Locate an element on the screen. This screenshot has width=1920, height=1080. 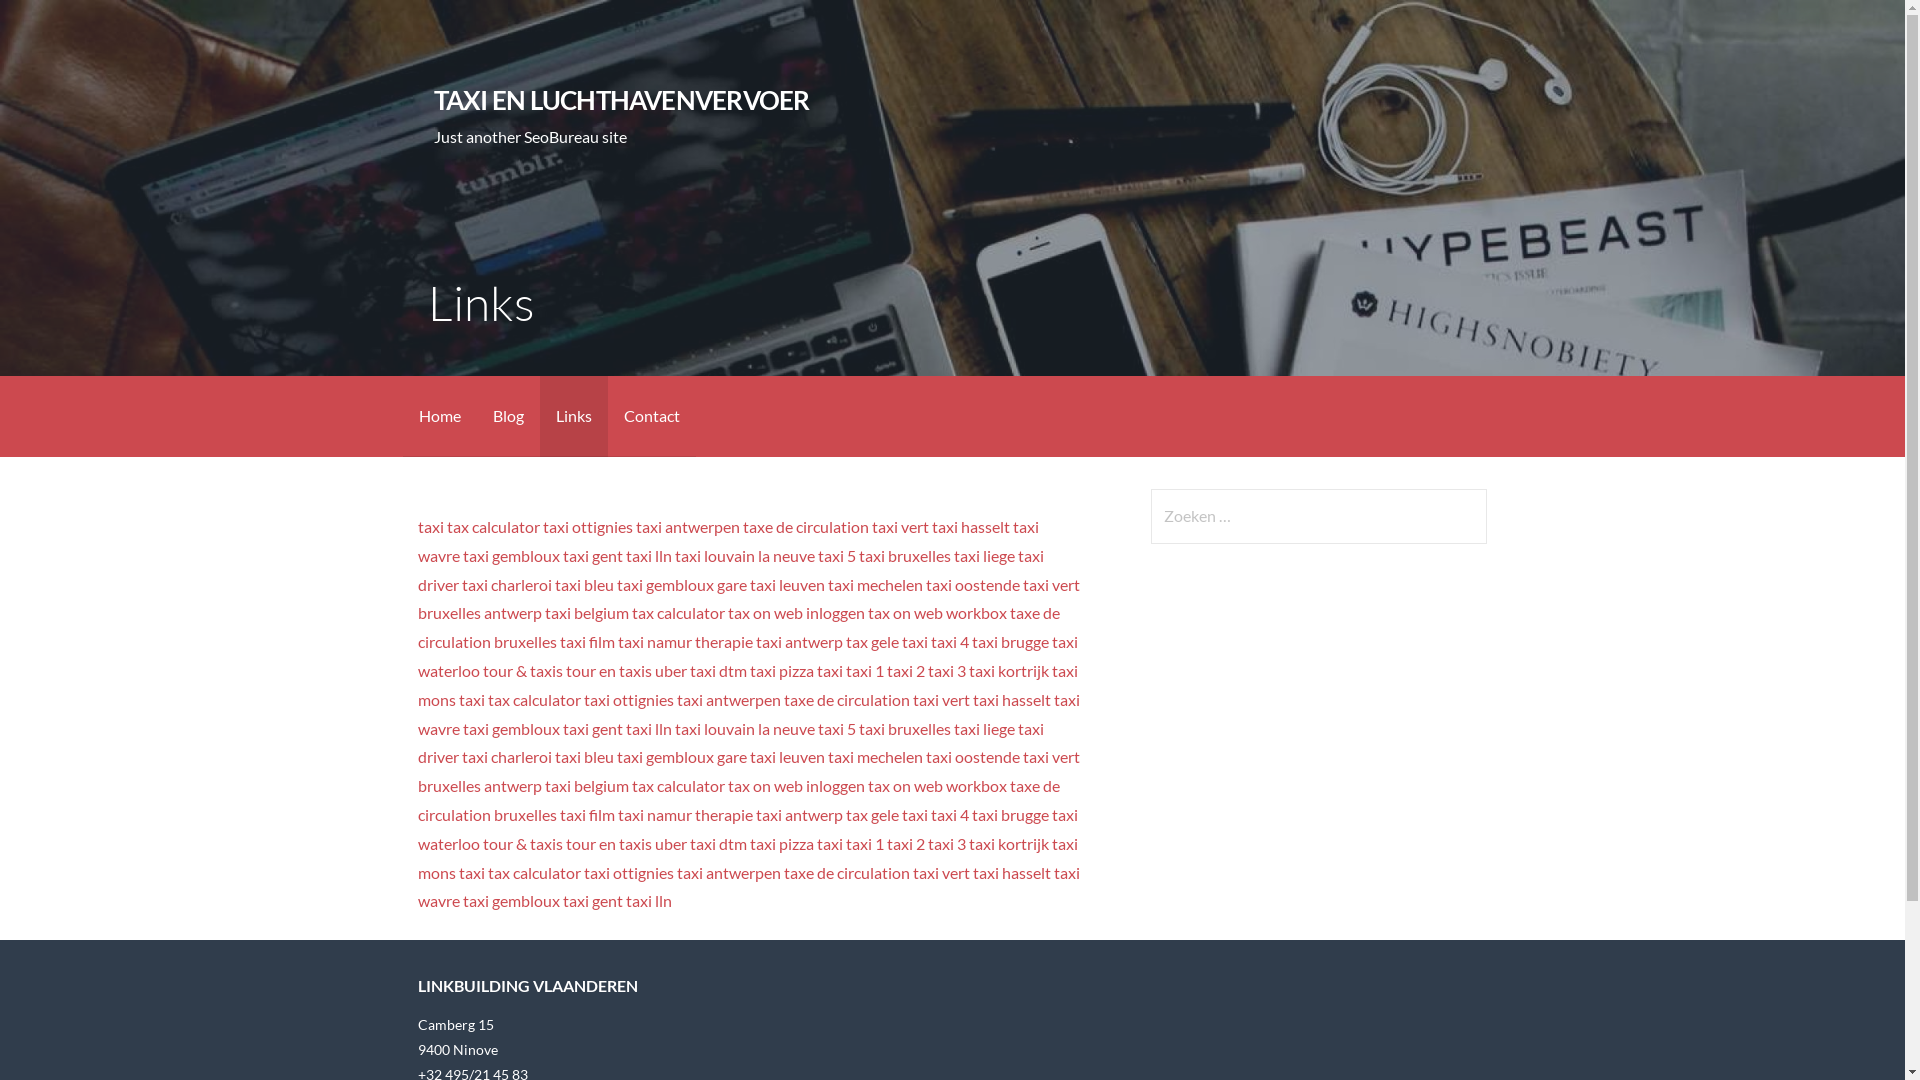
'taxi gent' is located at coordinates (561, 555).